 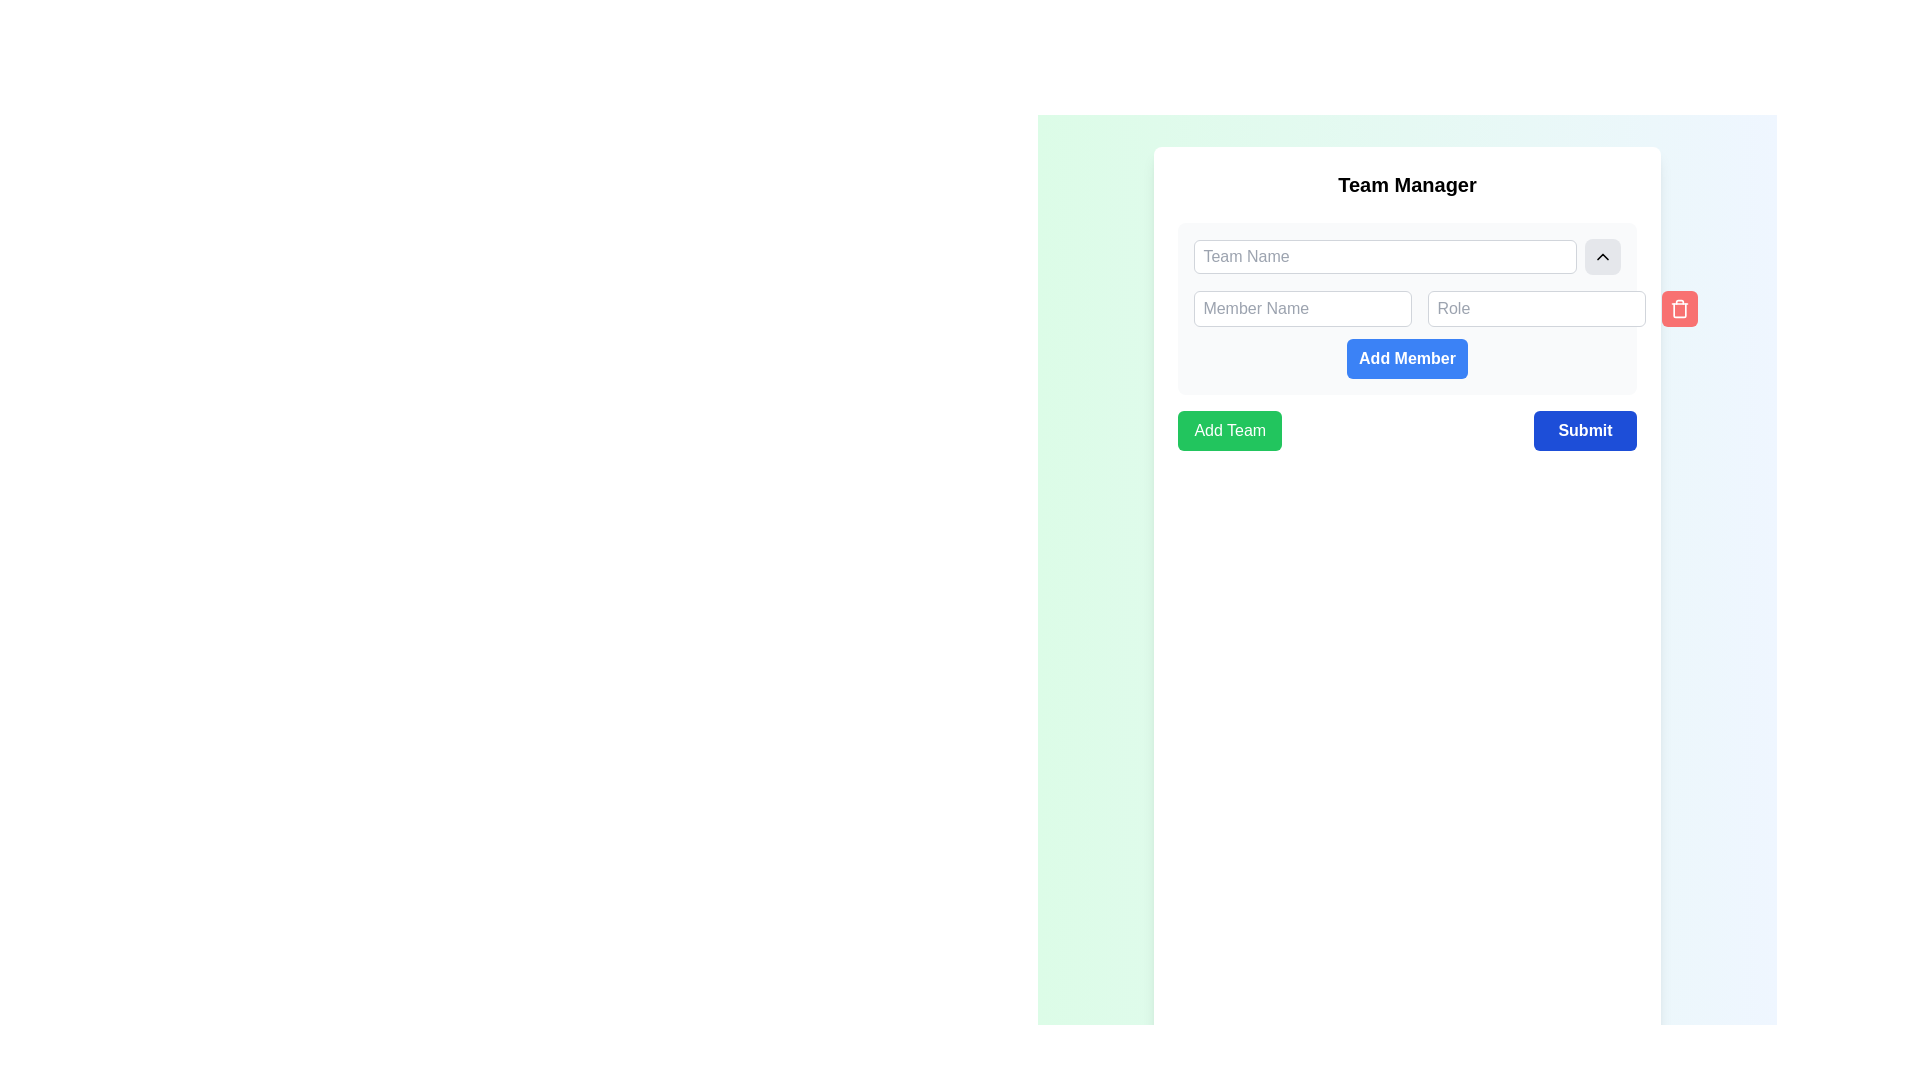 What do you see at coordinates (1406, 334) in the screenshot?
I see `the blue button labeled 'Add Member'` at bounding box center [1406, 334].